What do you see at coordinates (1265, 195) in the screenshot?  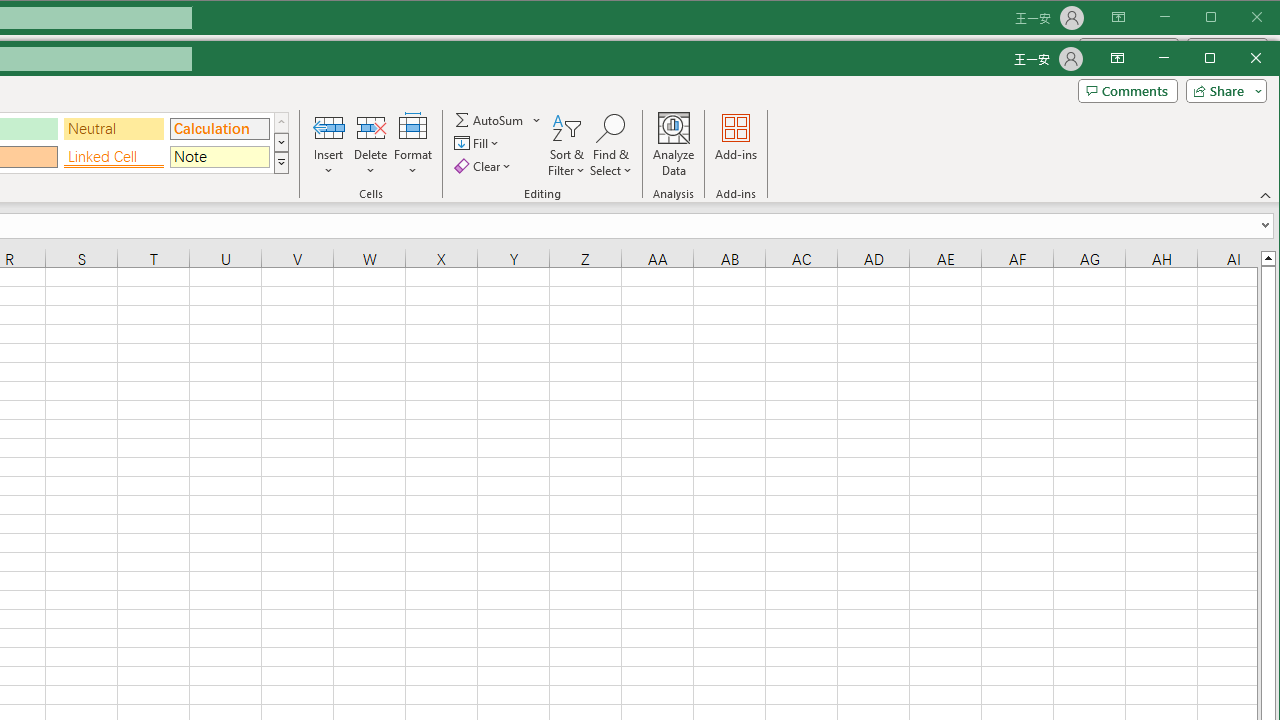 I see `'Collapse the Ribbon'` at bounding box center [1265, 195].